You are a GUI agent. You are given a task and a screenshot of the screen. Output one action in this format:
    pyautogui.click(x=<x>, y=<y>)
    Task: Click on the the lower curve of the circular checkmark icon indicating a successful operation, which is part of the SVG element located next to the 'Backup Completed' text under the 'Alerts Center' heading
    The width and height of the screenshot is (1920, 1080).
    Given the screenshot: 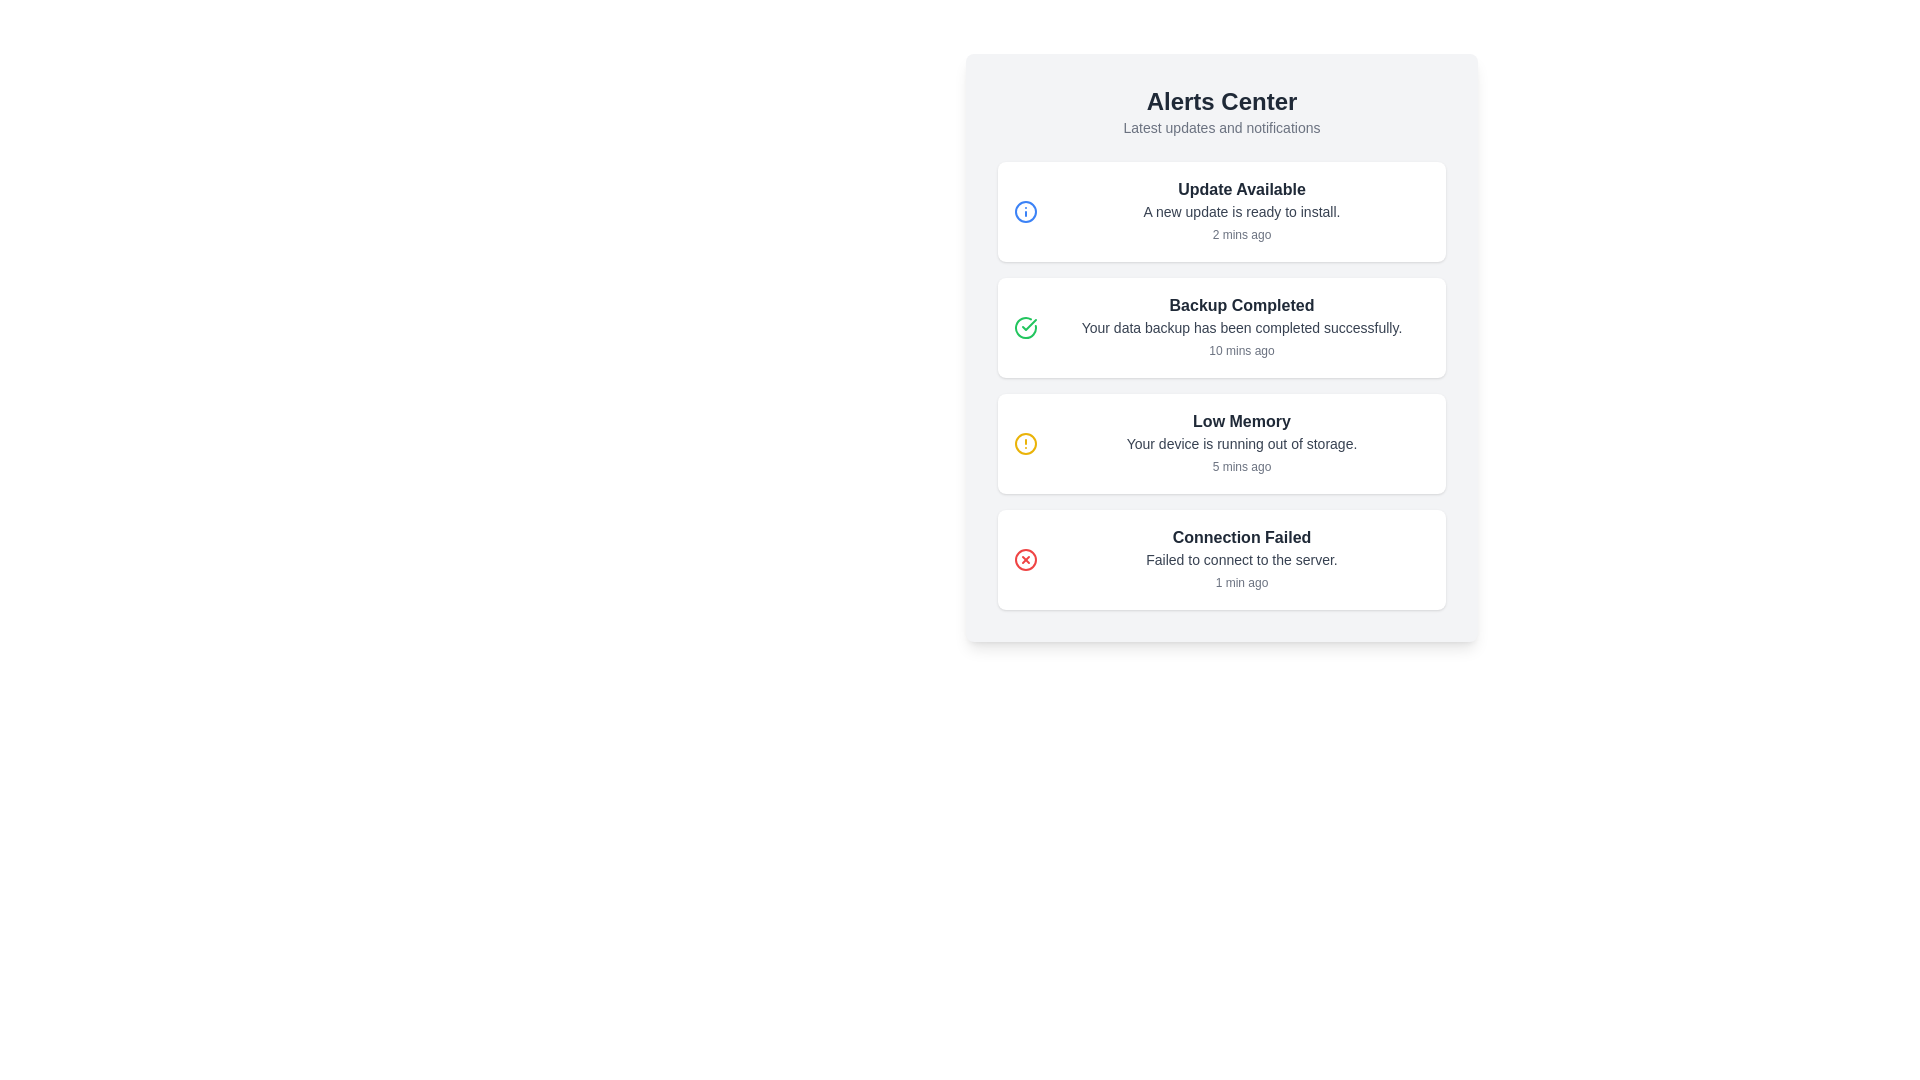 What is the action you would take?
    pyautogui.click(x=1026, y=326)
    